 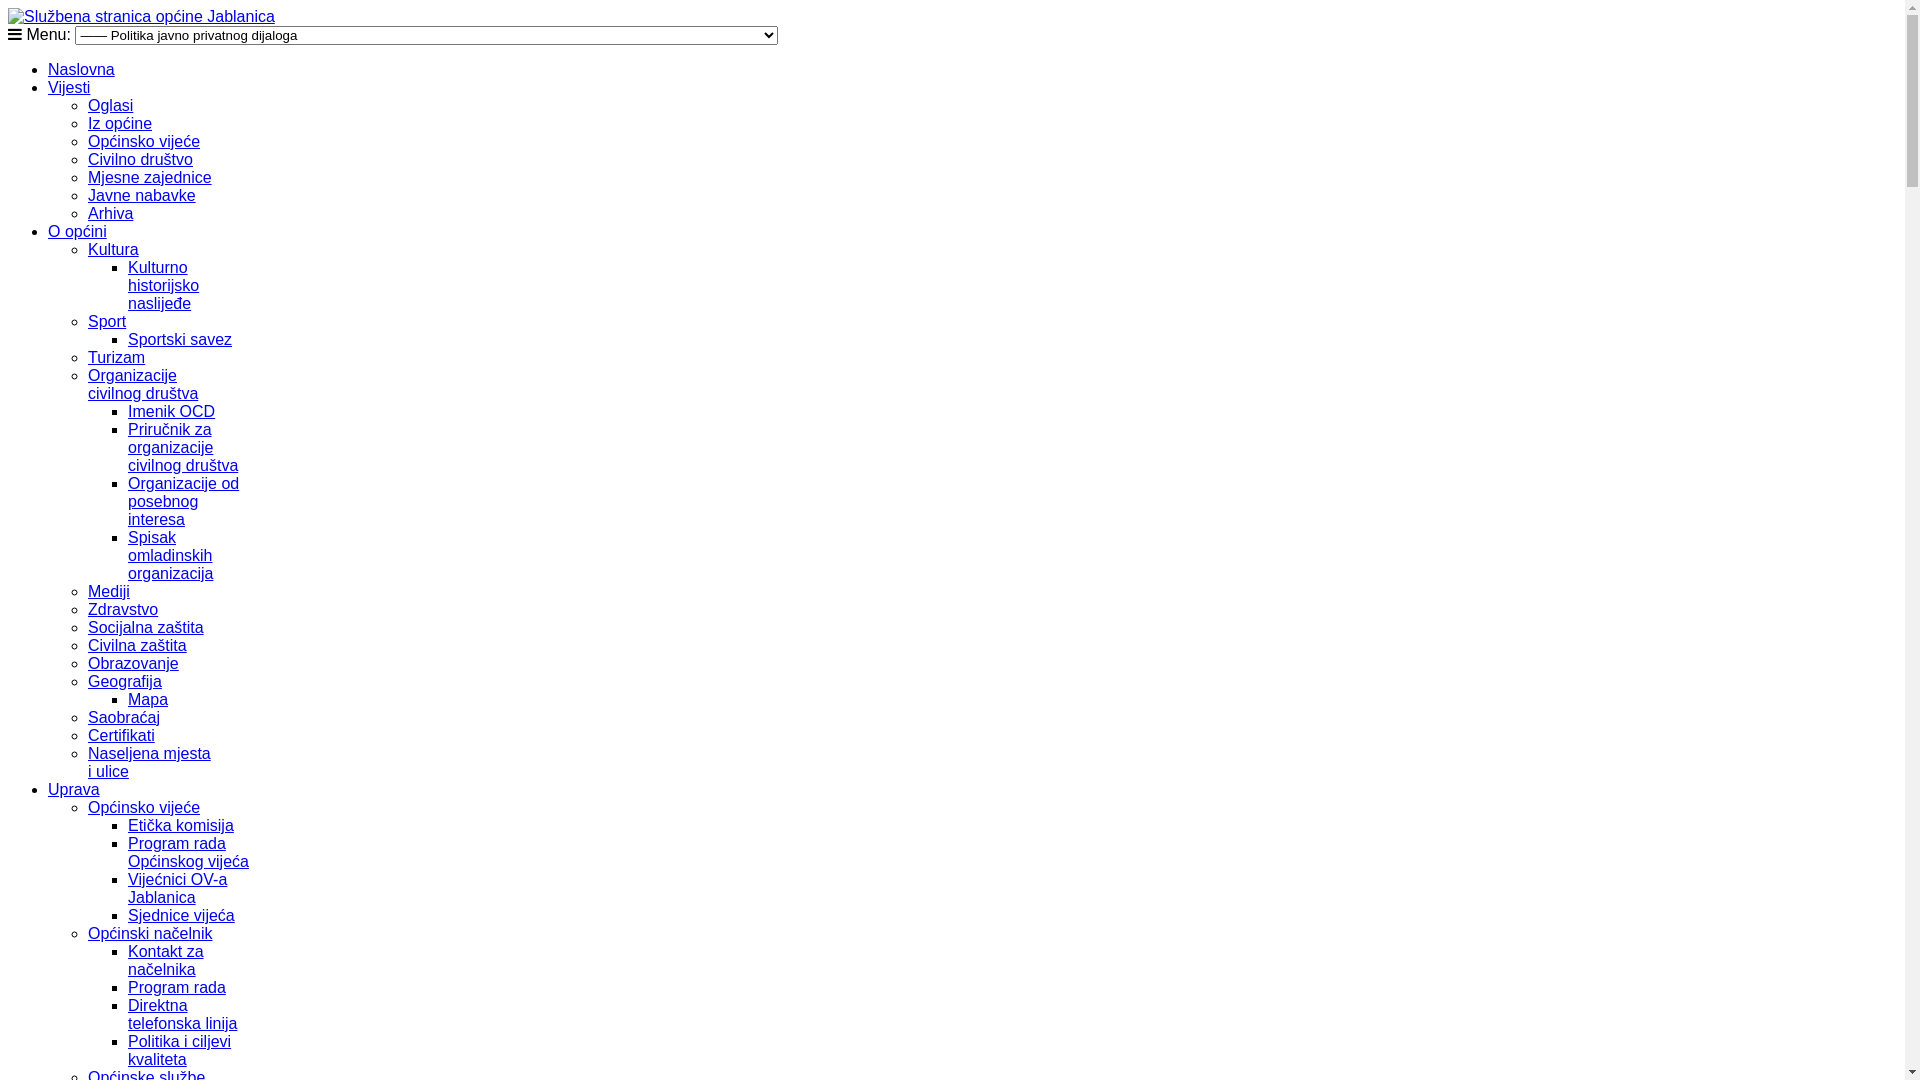 I want to click on 'Certifikati', so click(x=120, y=735).